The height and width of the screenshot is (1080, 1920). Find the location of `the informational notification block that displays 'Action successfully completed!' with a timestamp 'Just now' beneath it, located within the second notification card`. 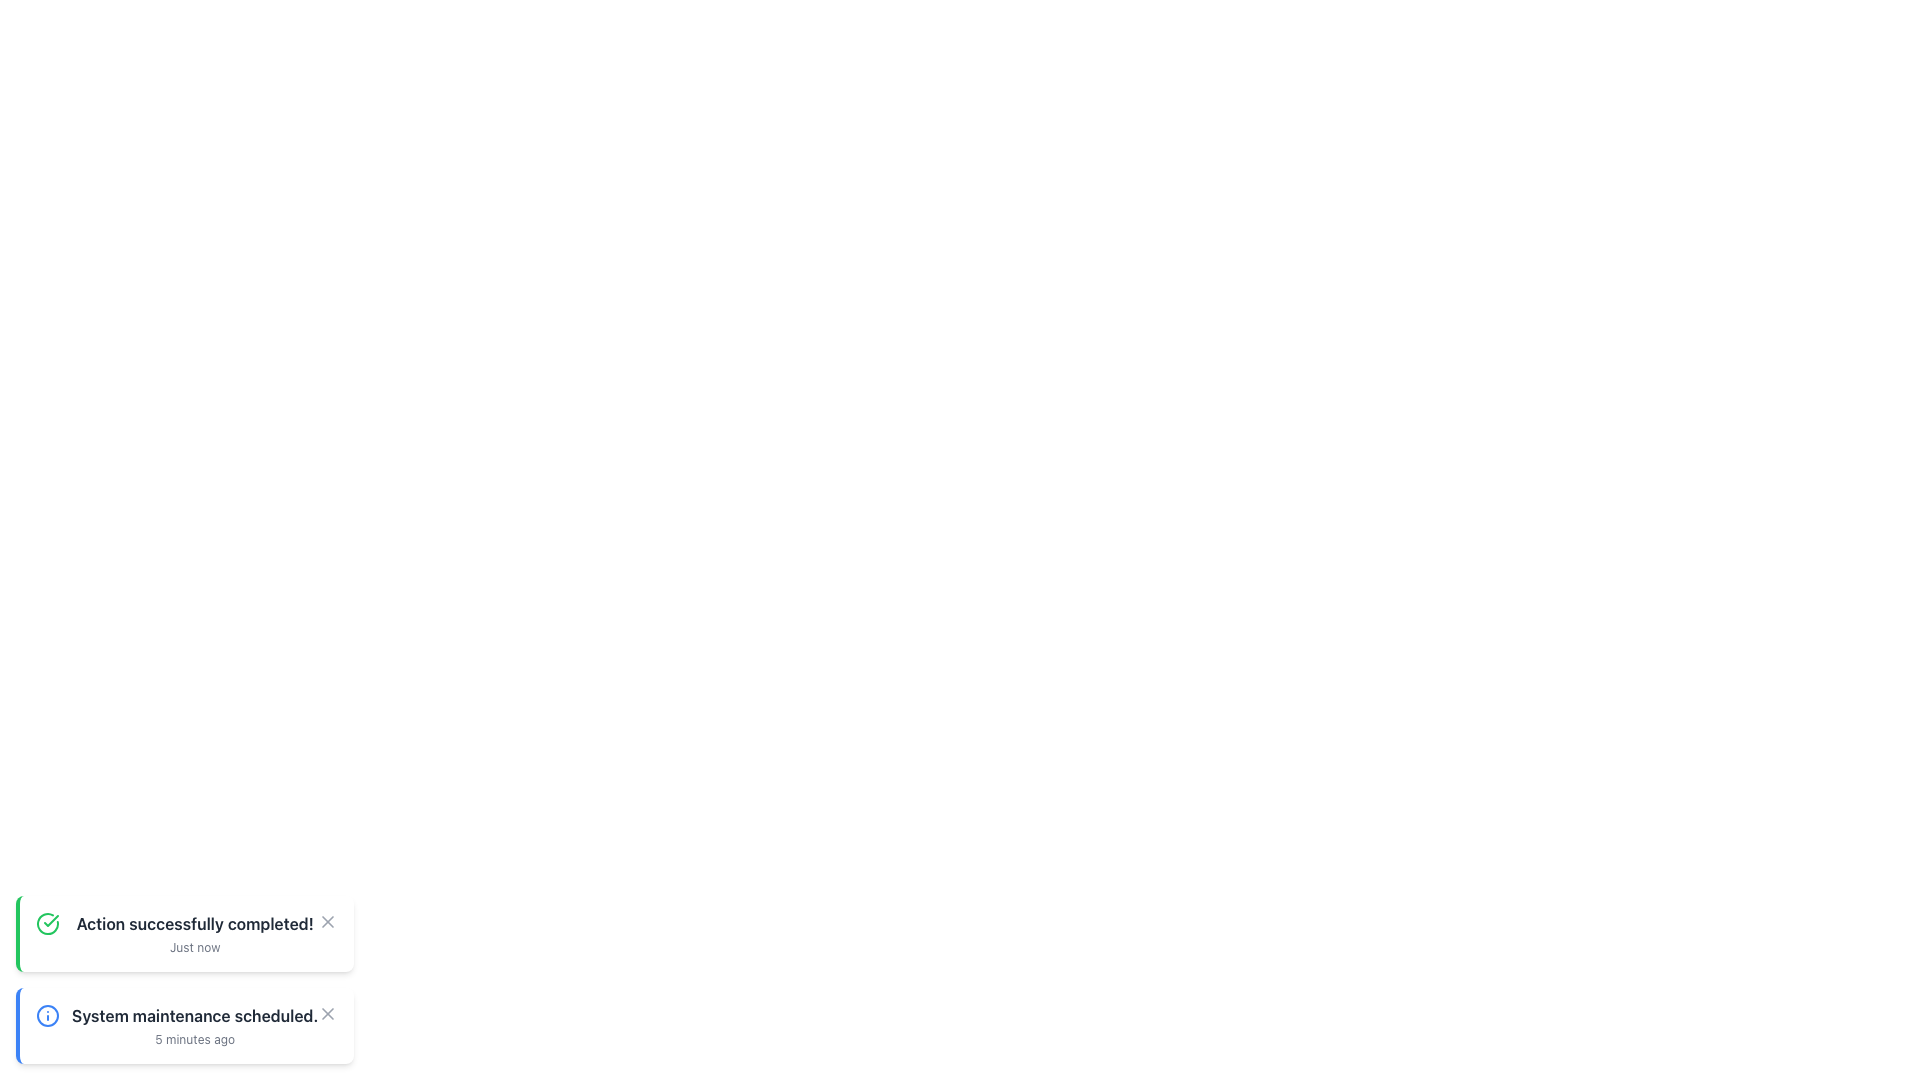

the informational notification block that displays 'Action successfully completed!' with a timestamp 'Just now' beneath it, located within the second notification card is located at coordinates (195, 933).